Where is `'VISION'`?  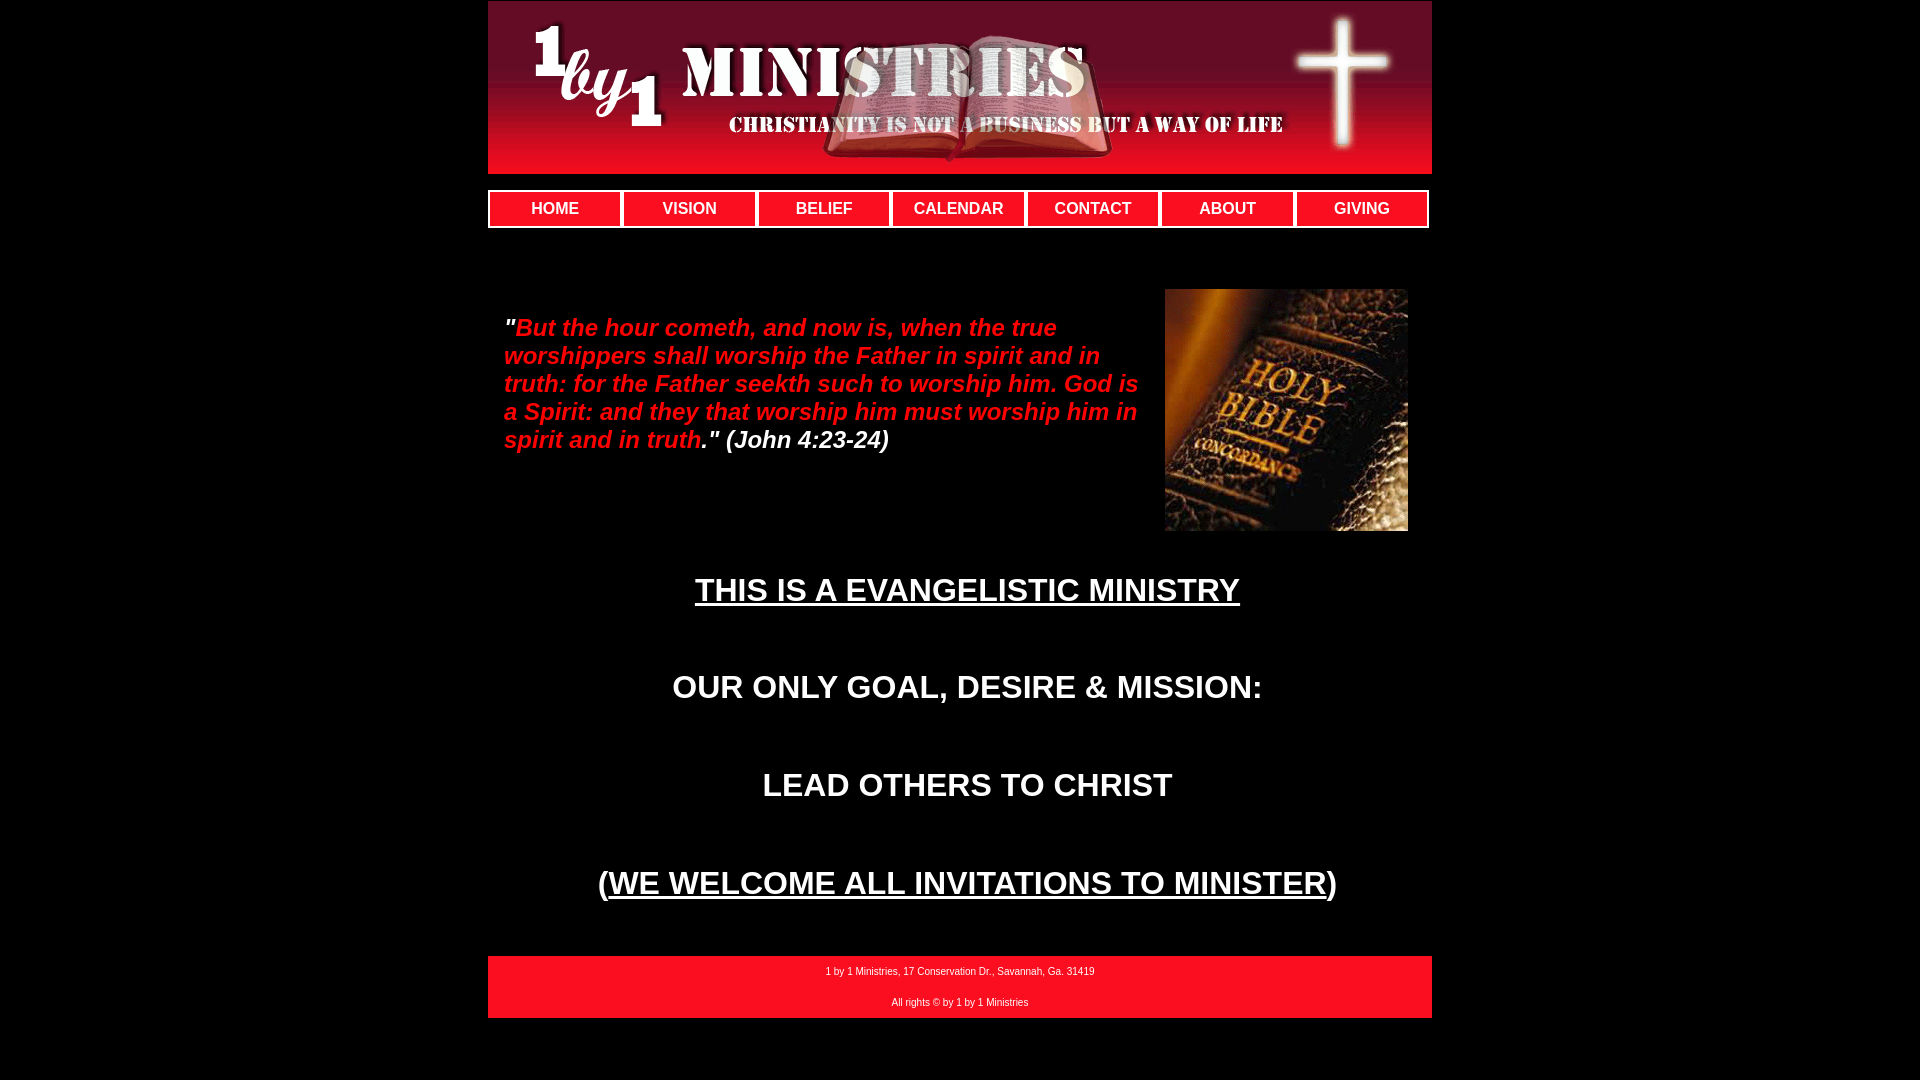 'VISION' is located at coordinates (689, 208).